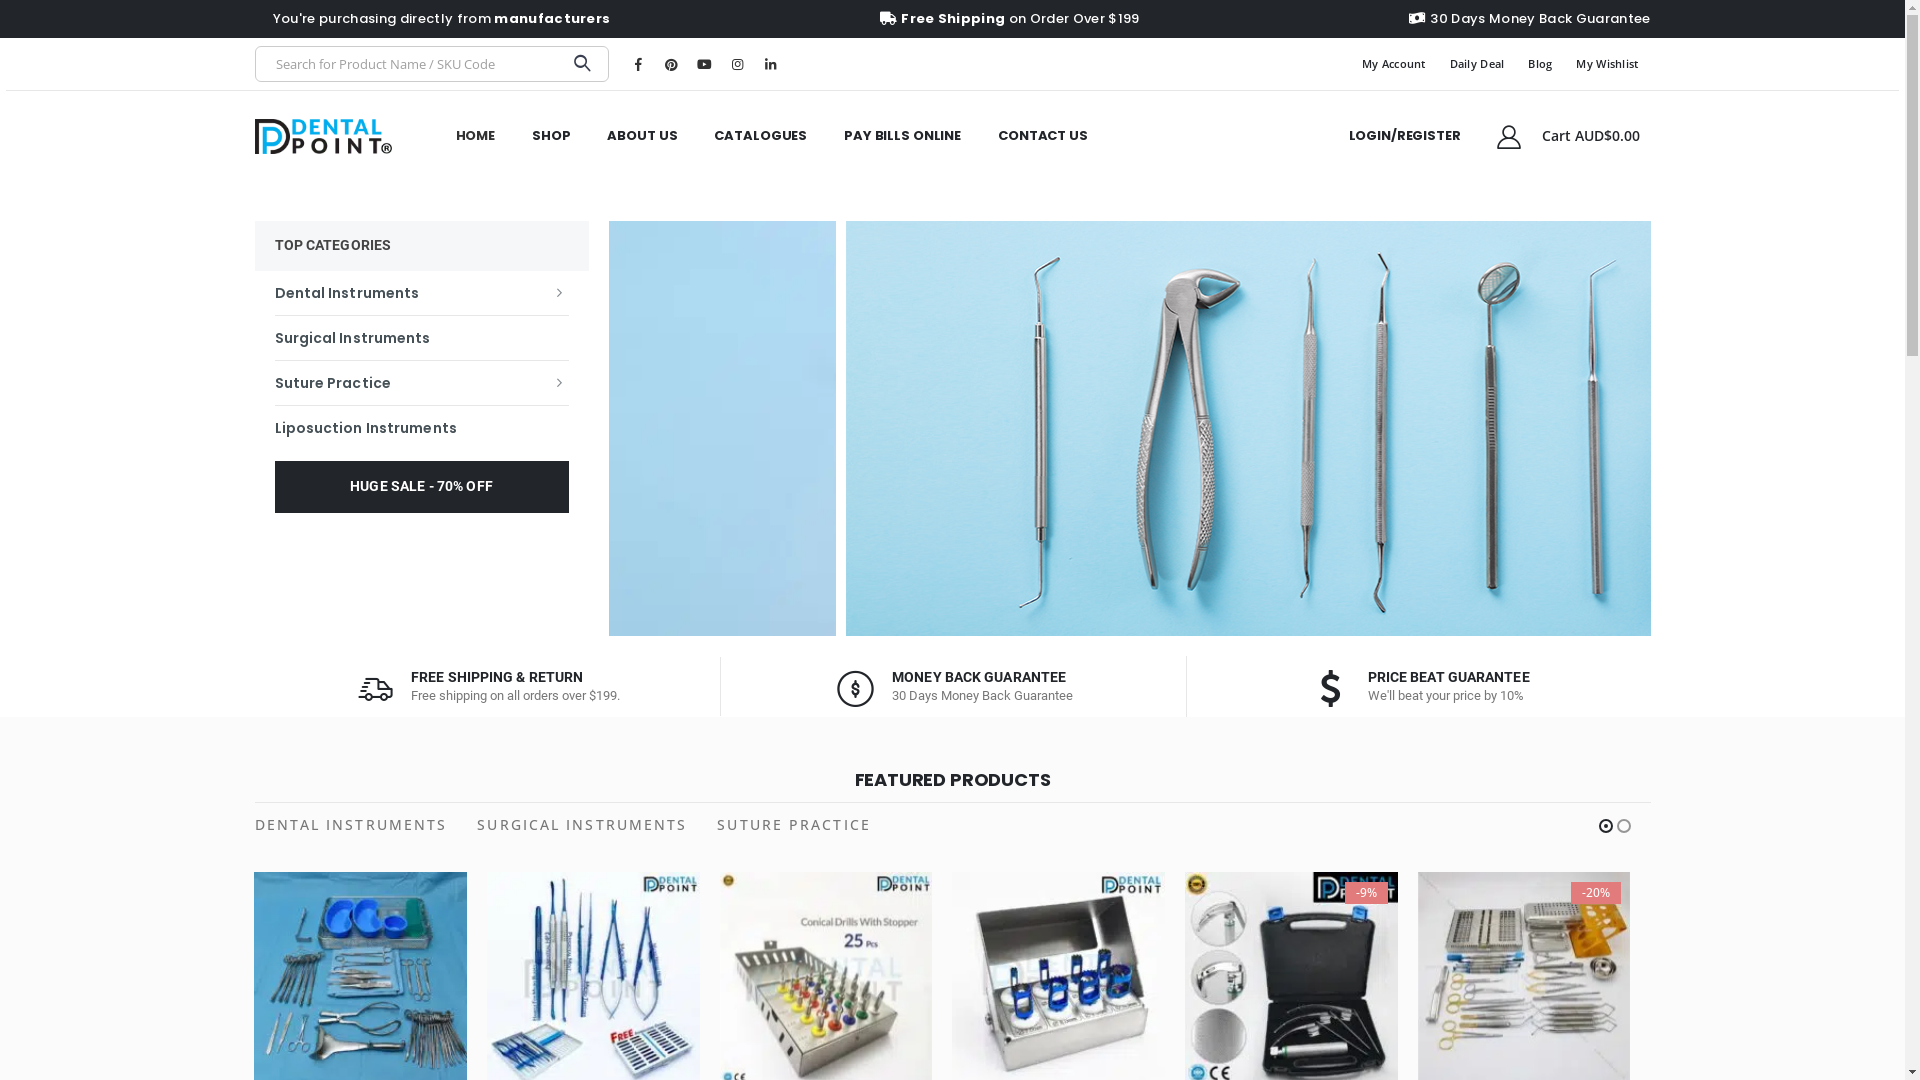 The width and height of the screenshot is (1920, 1080). What do you see at coordinates (759, 135) in the screenshot?
I see `'CATALOGUES'` at bounding box center [759, 135].